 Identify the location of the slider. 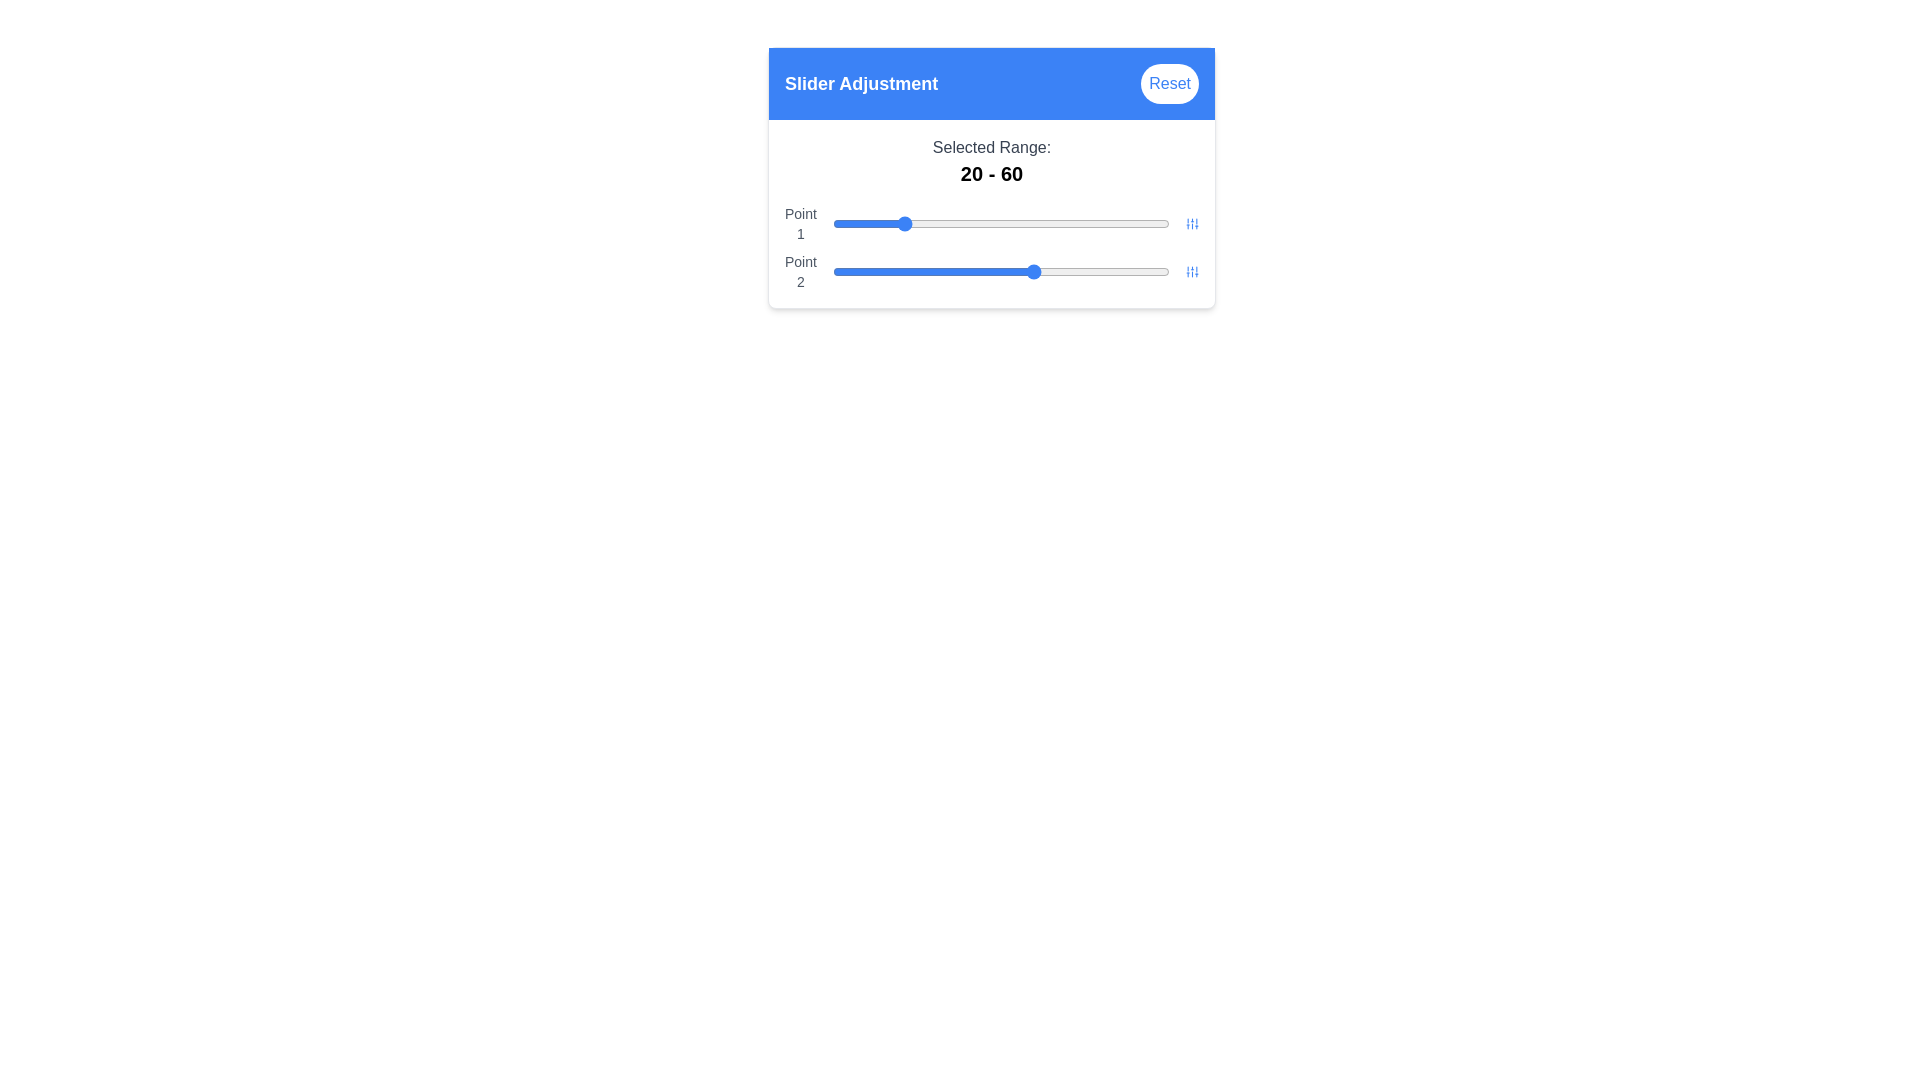
(1108, 272).